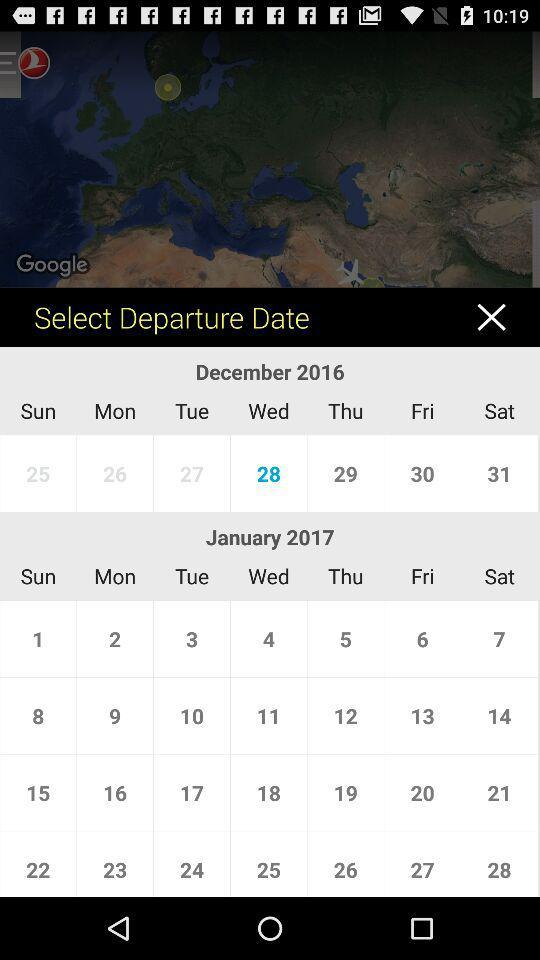 Image resolution: width=540 pixels, height=960 pixels. What do you see at coordinates (500, 317) in the screenshot?
I see `cancel button` at bounding box center [500, 317].